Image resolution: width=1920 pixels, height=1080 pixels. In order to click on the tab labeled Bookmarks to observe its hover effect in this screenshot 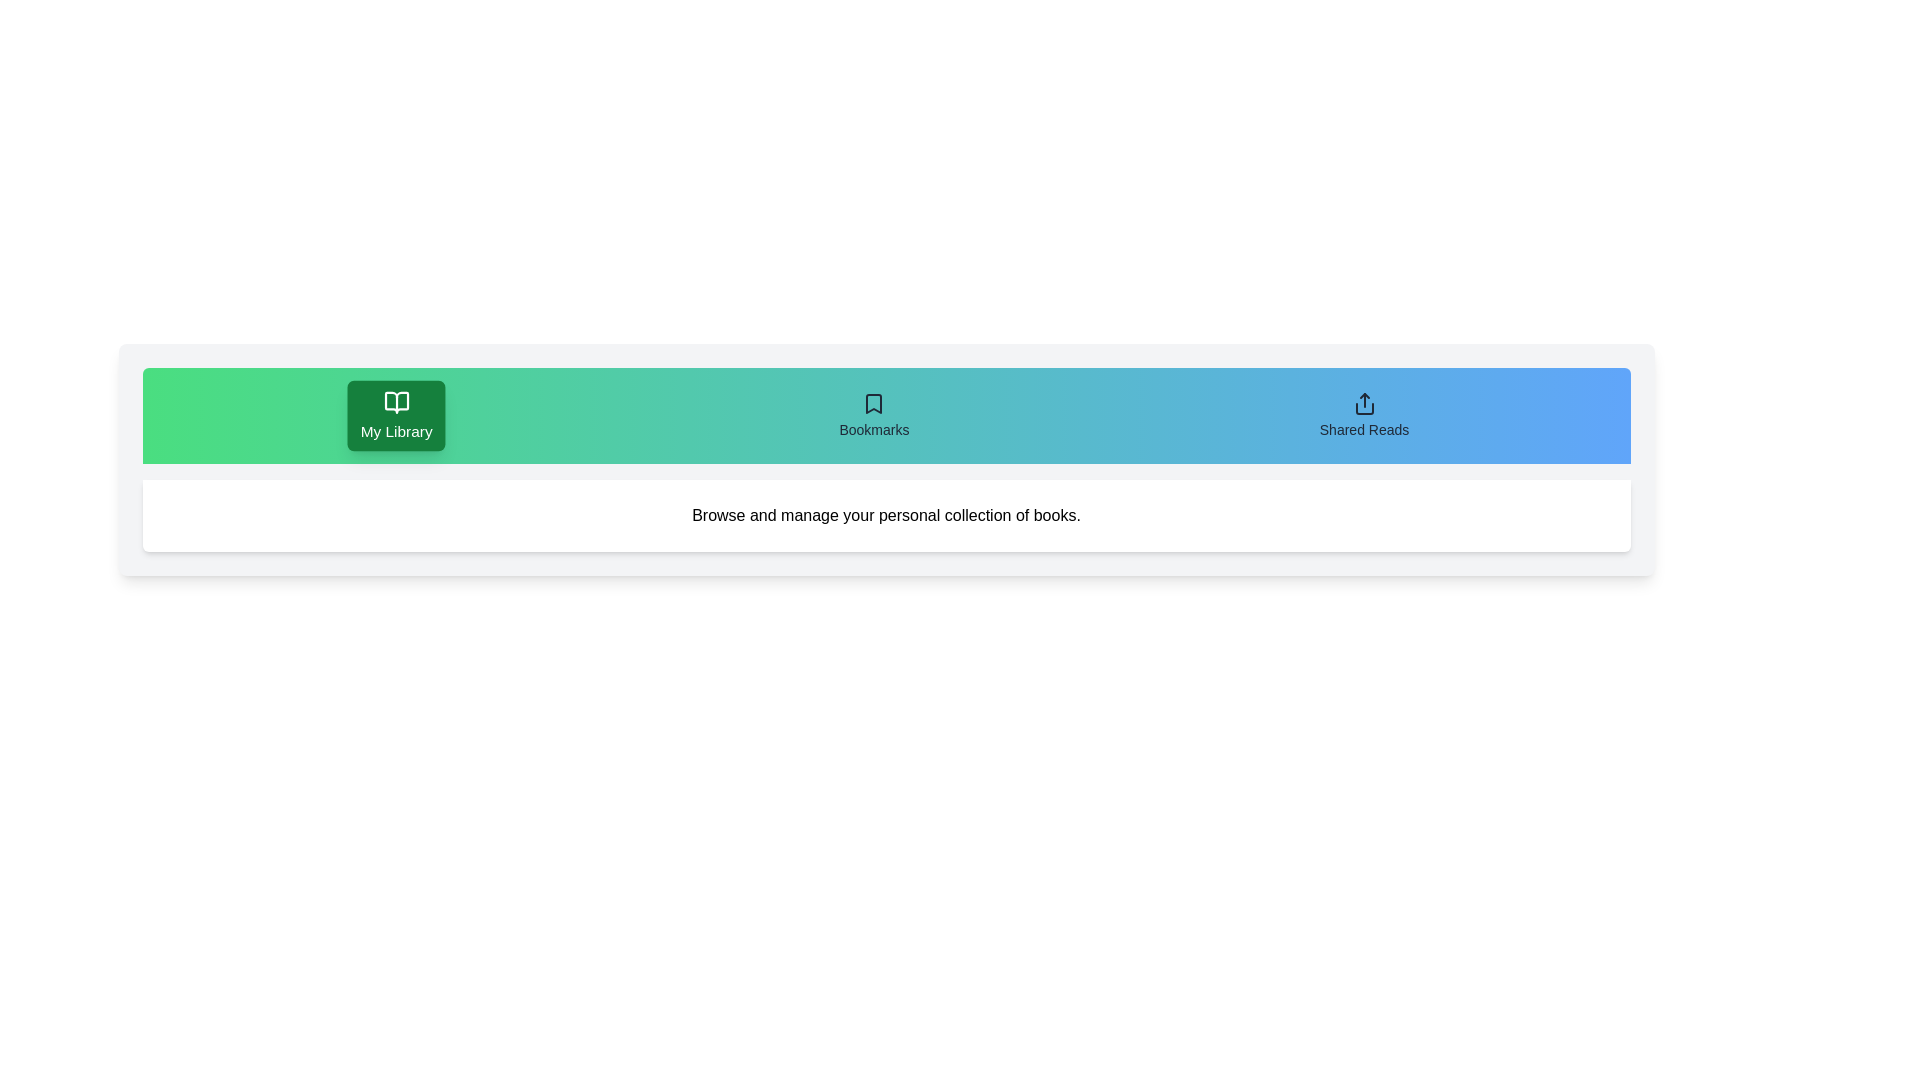, I will do `click(873, 415)`.